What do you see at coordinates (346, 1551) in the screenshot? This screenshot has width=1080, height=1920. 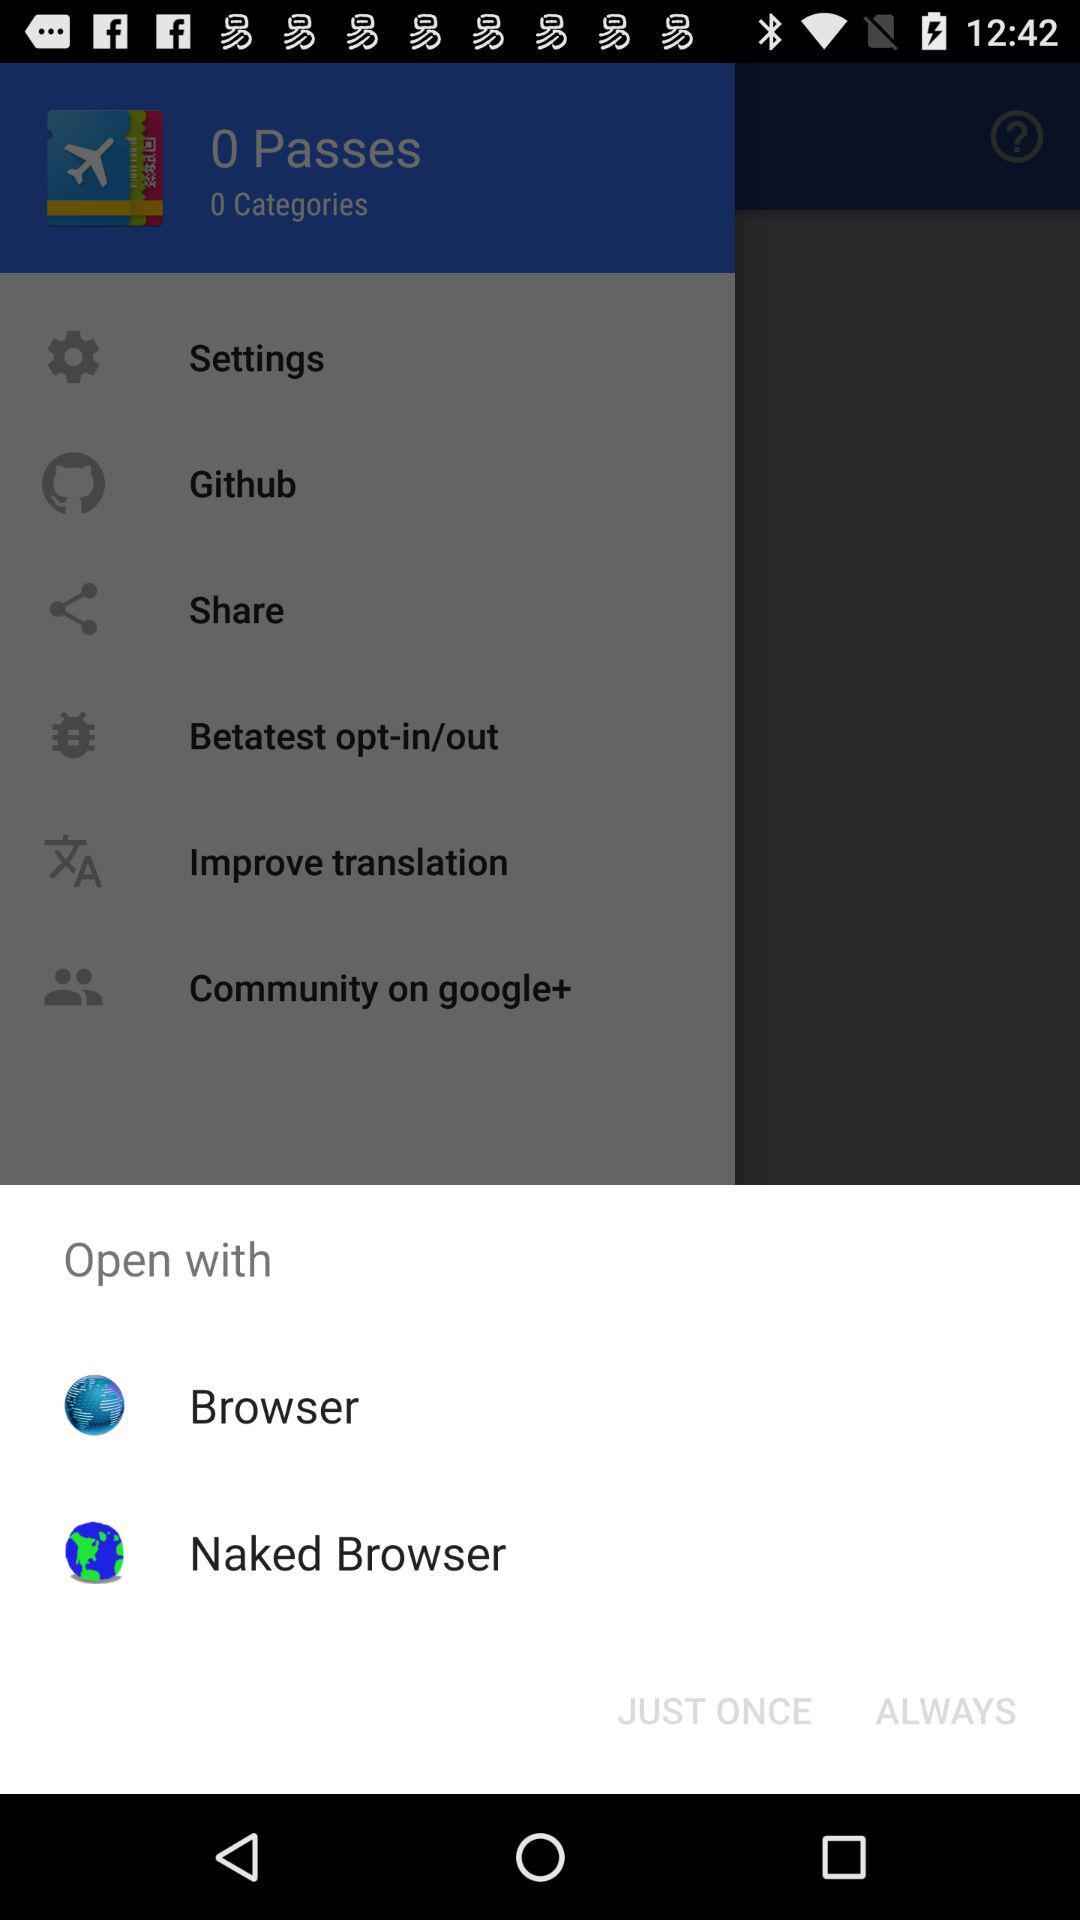 I see `icon below browser icon` at bounding box center [346, 1551].